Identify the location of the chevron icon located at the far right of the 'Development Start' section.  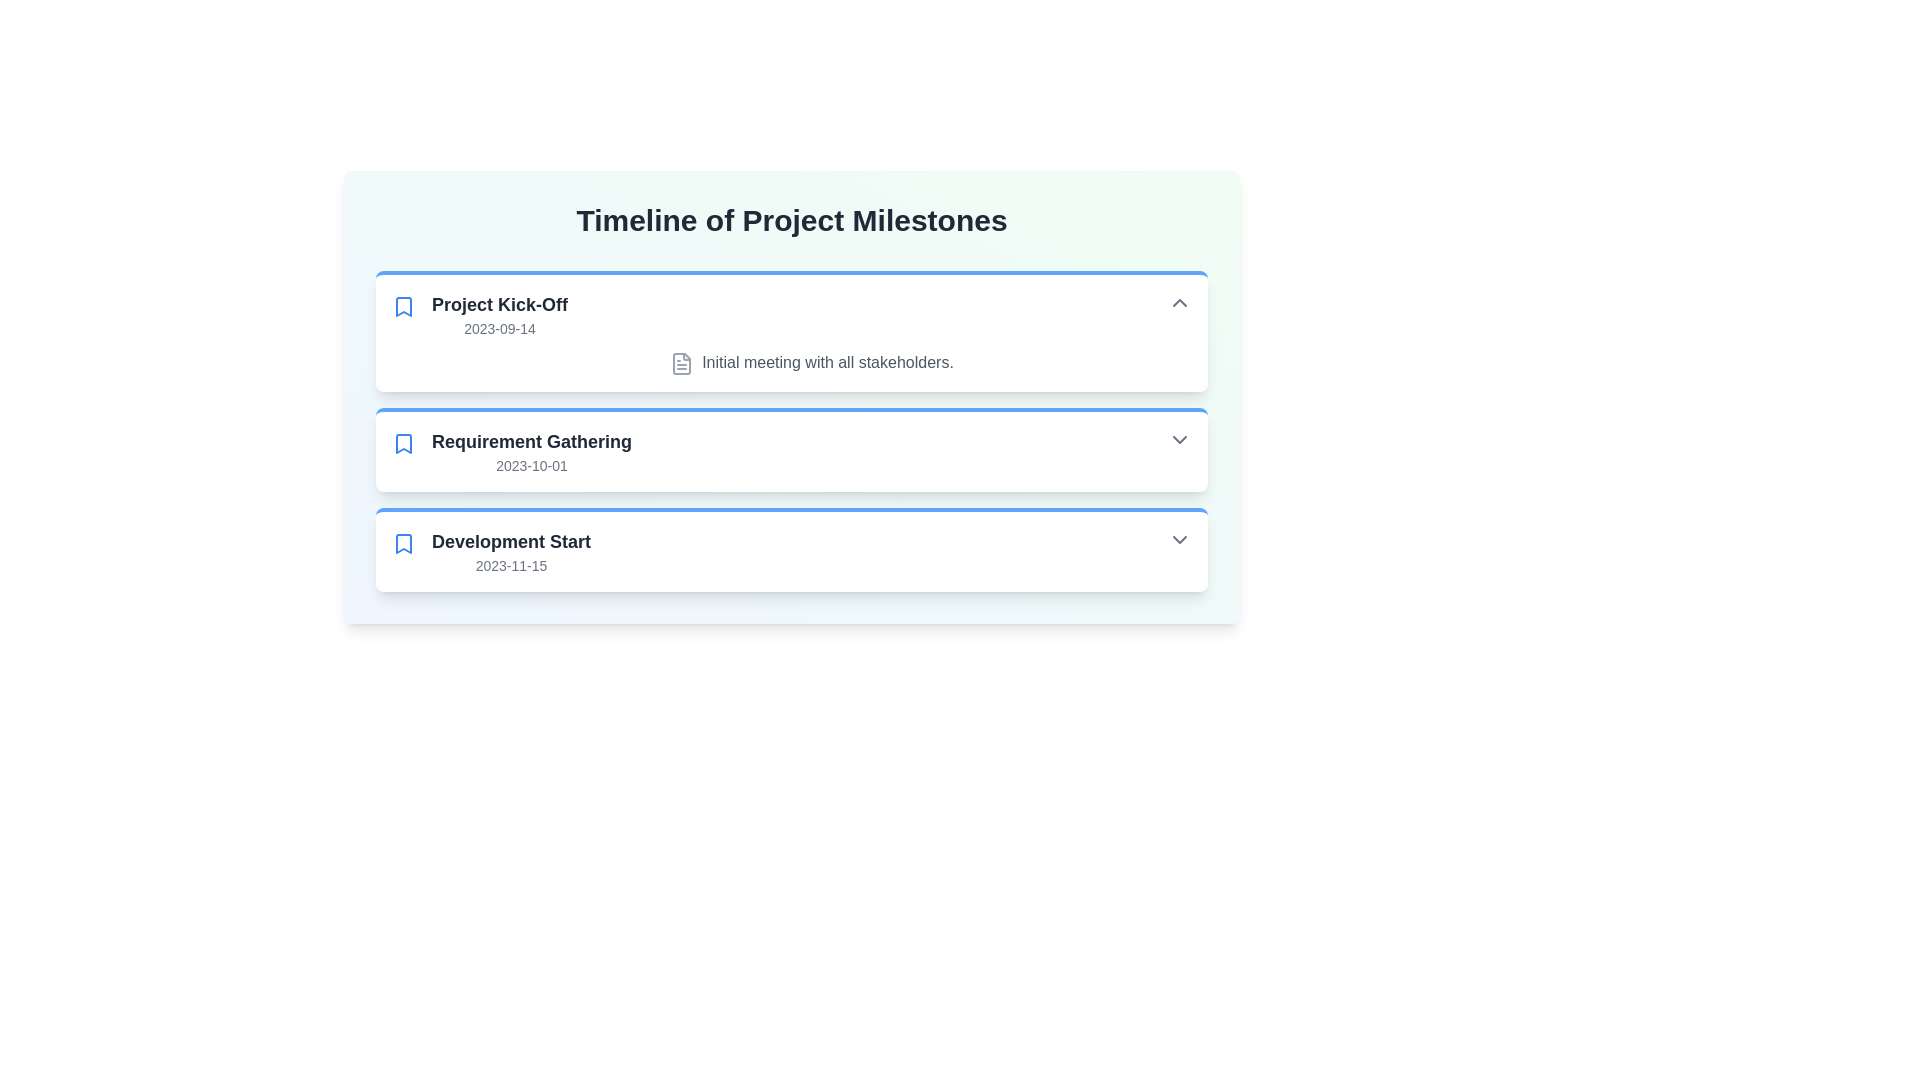
(1180, 538).